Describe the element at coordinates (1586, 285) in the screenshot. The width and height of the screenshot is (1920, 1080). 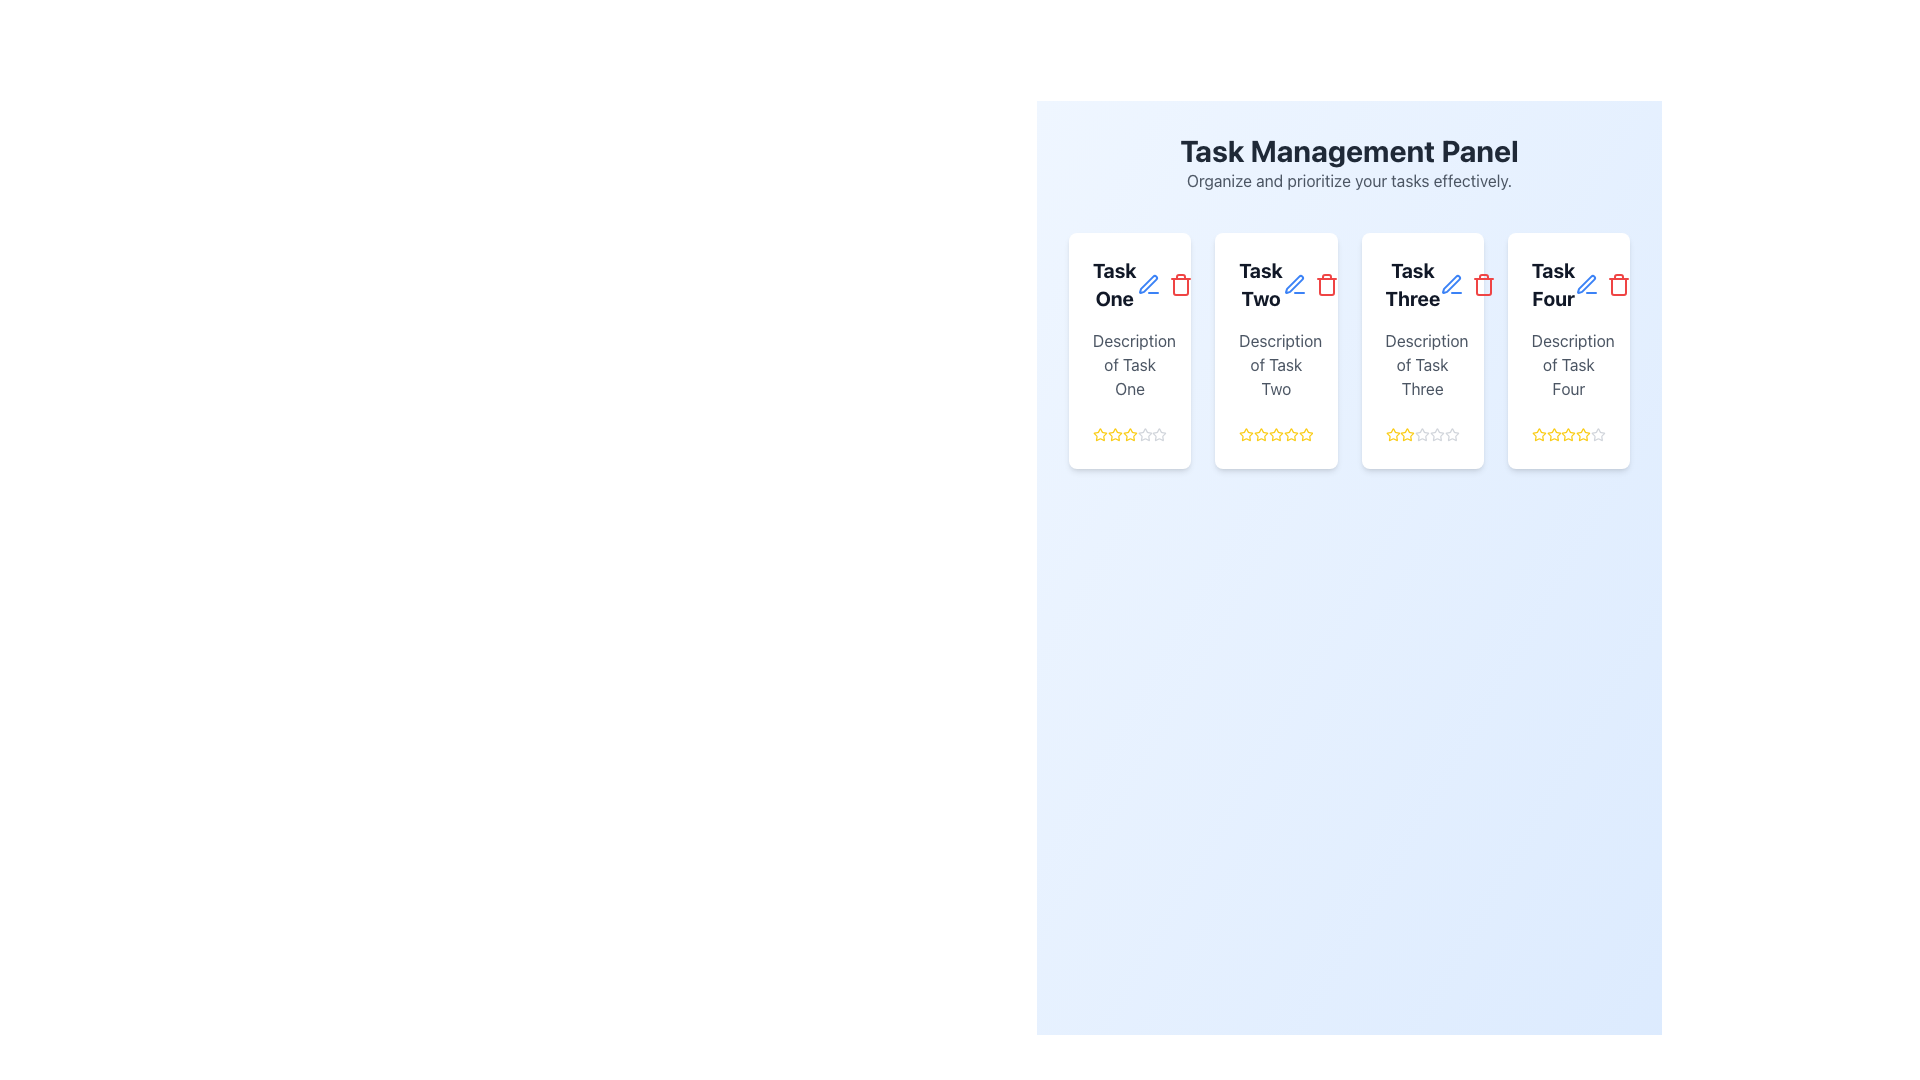
I see `the blue pen icon button in the top-right section of the 'Task Four' card to initiate the editing process` at that location.